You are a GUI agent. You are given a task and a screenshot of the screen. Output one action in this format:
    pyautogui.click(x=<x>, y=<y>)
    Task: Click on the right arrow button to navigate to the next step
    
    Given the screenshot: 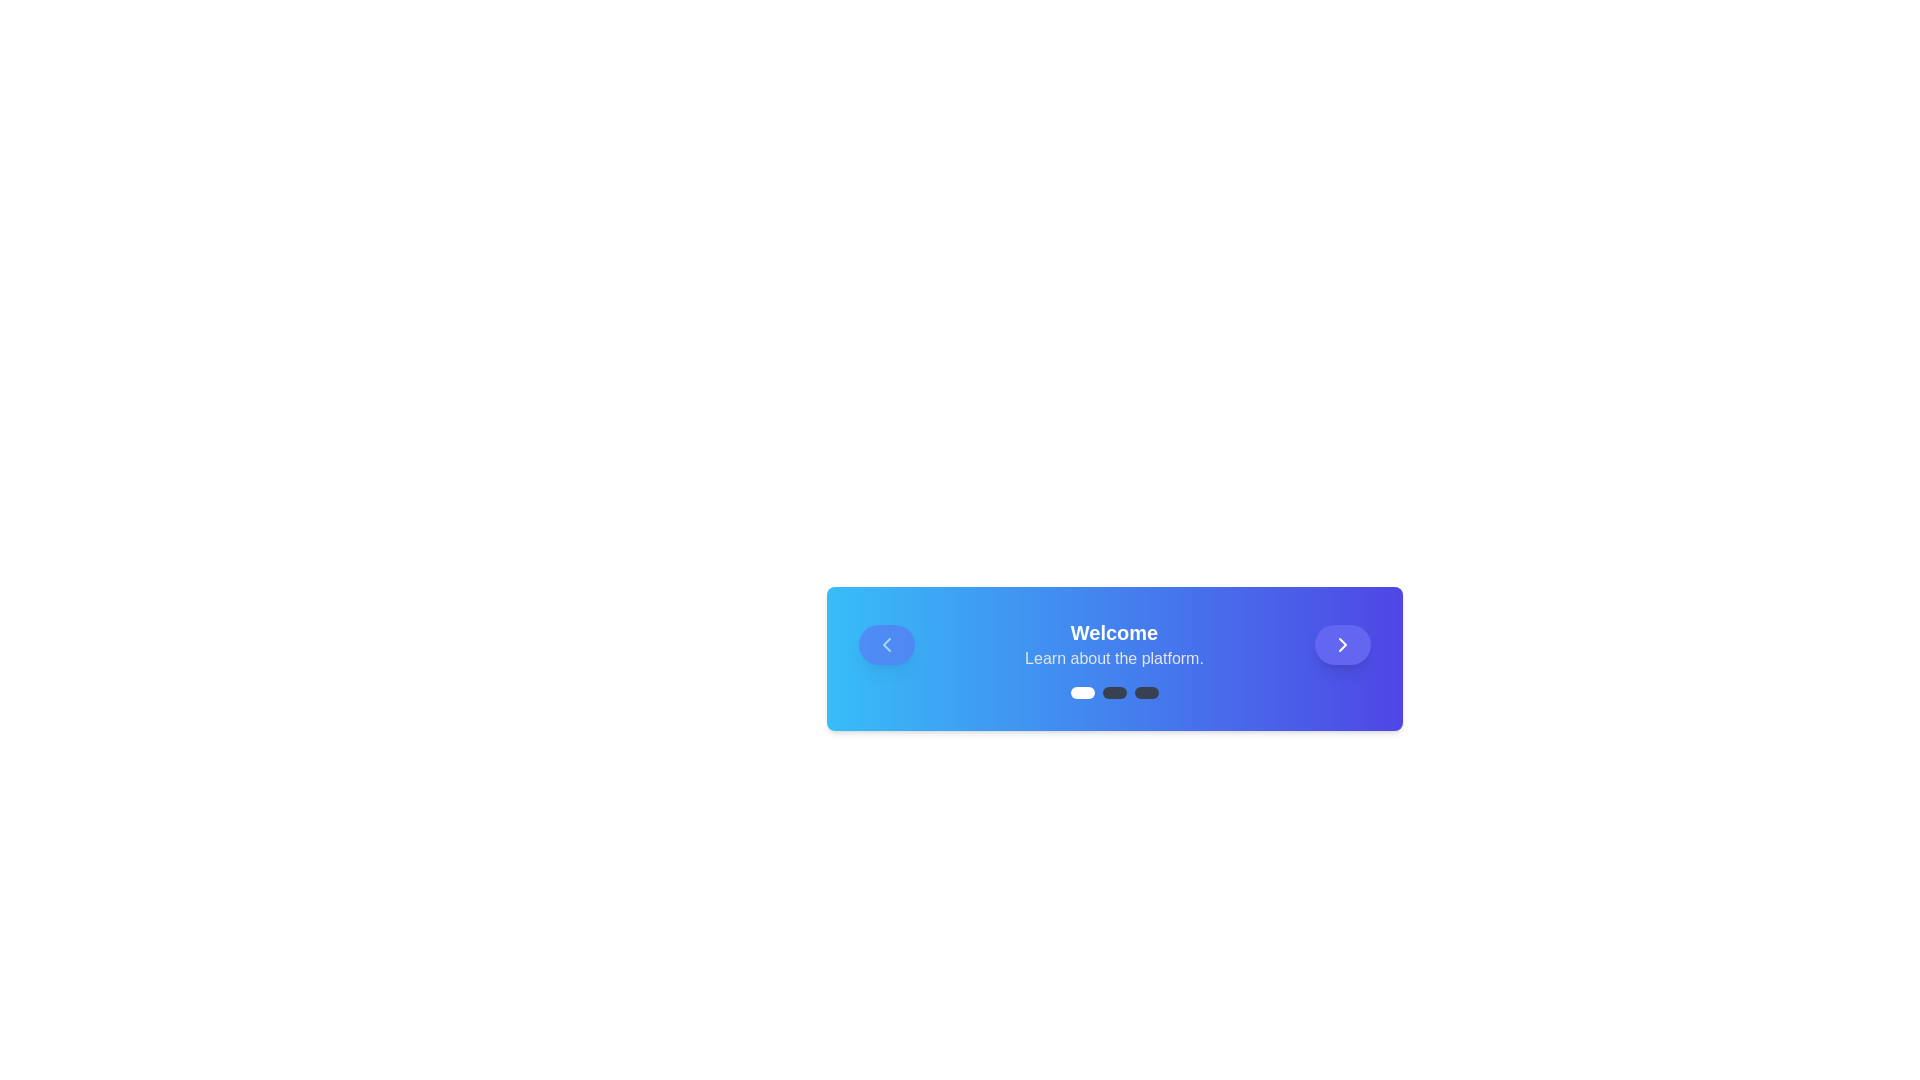 What is the action you would take?
    pyautogui.click(x=1342, y=644)
    